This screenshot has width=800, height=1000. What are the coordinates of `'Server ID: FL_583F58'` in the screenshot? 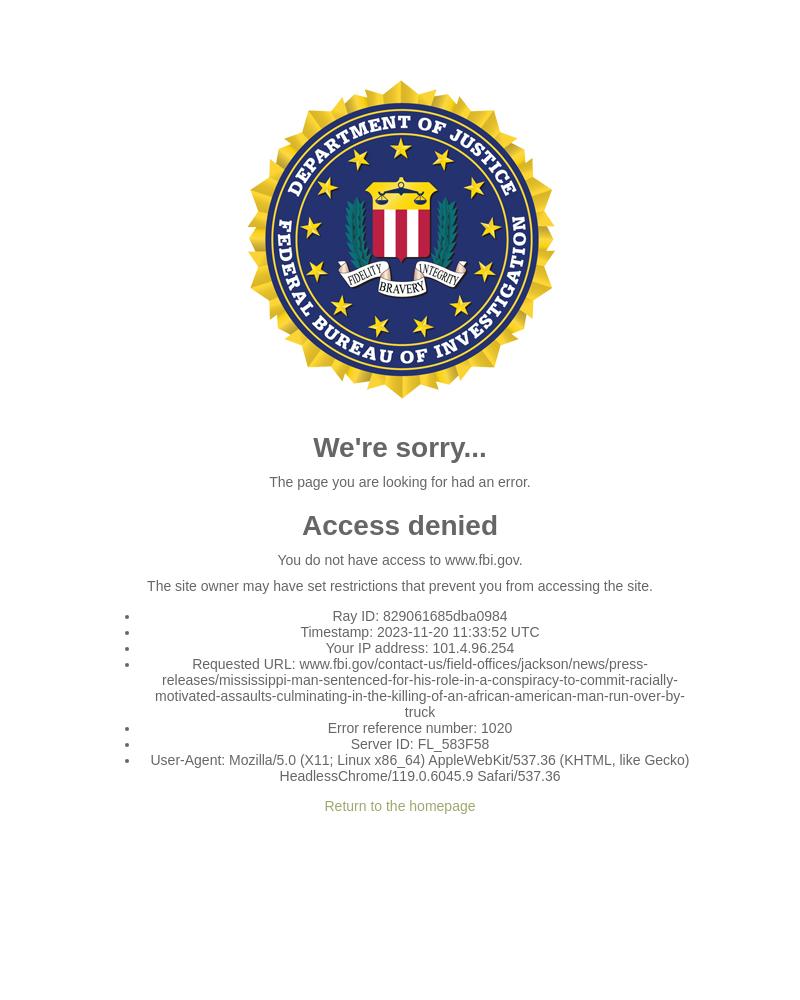 It's located at (419, 743).